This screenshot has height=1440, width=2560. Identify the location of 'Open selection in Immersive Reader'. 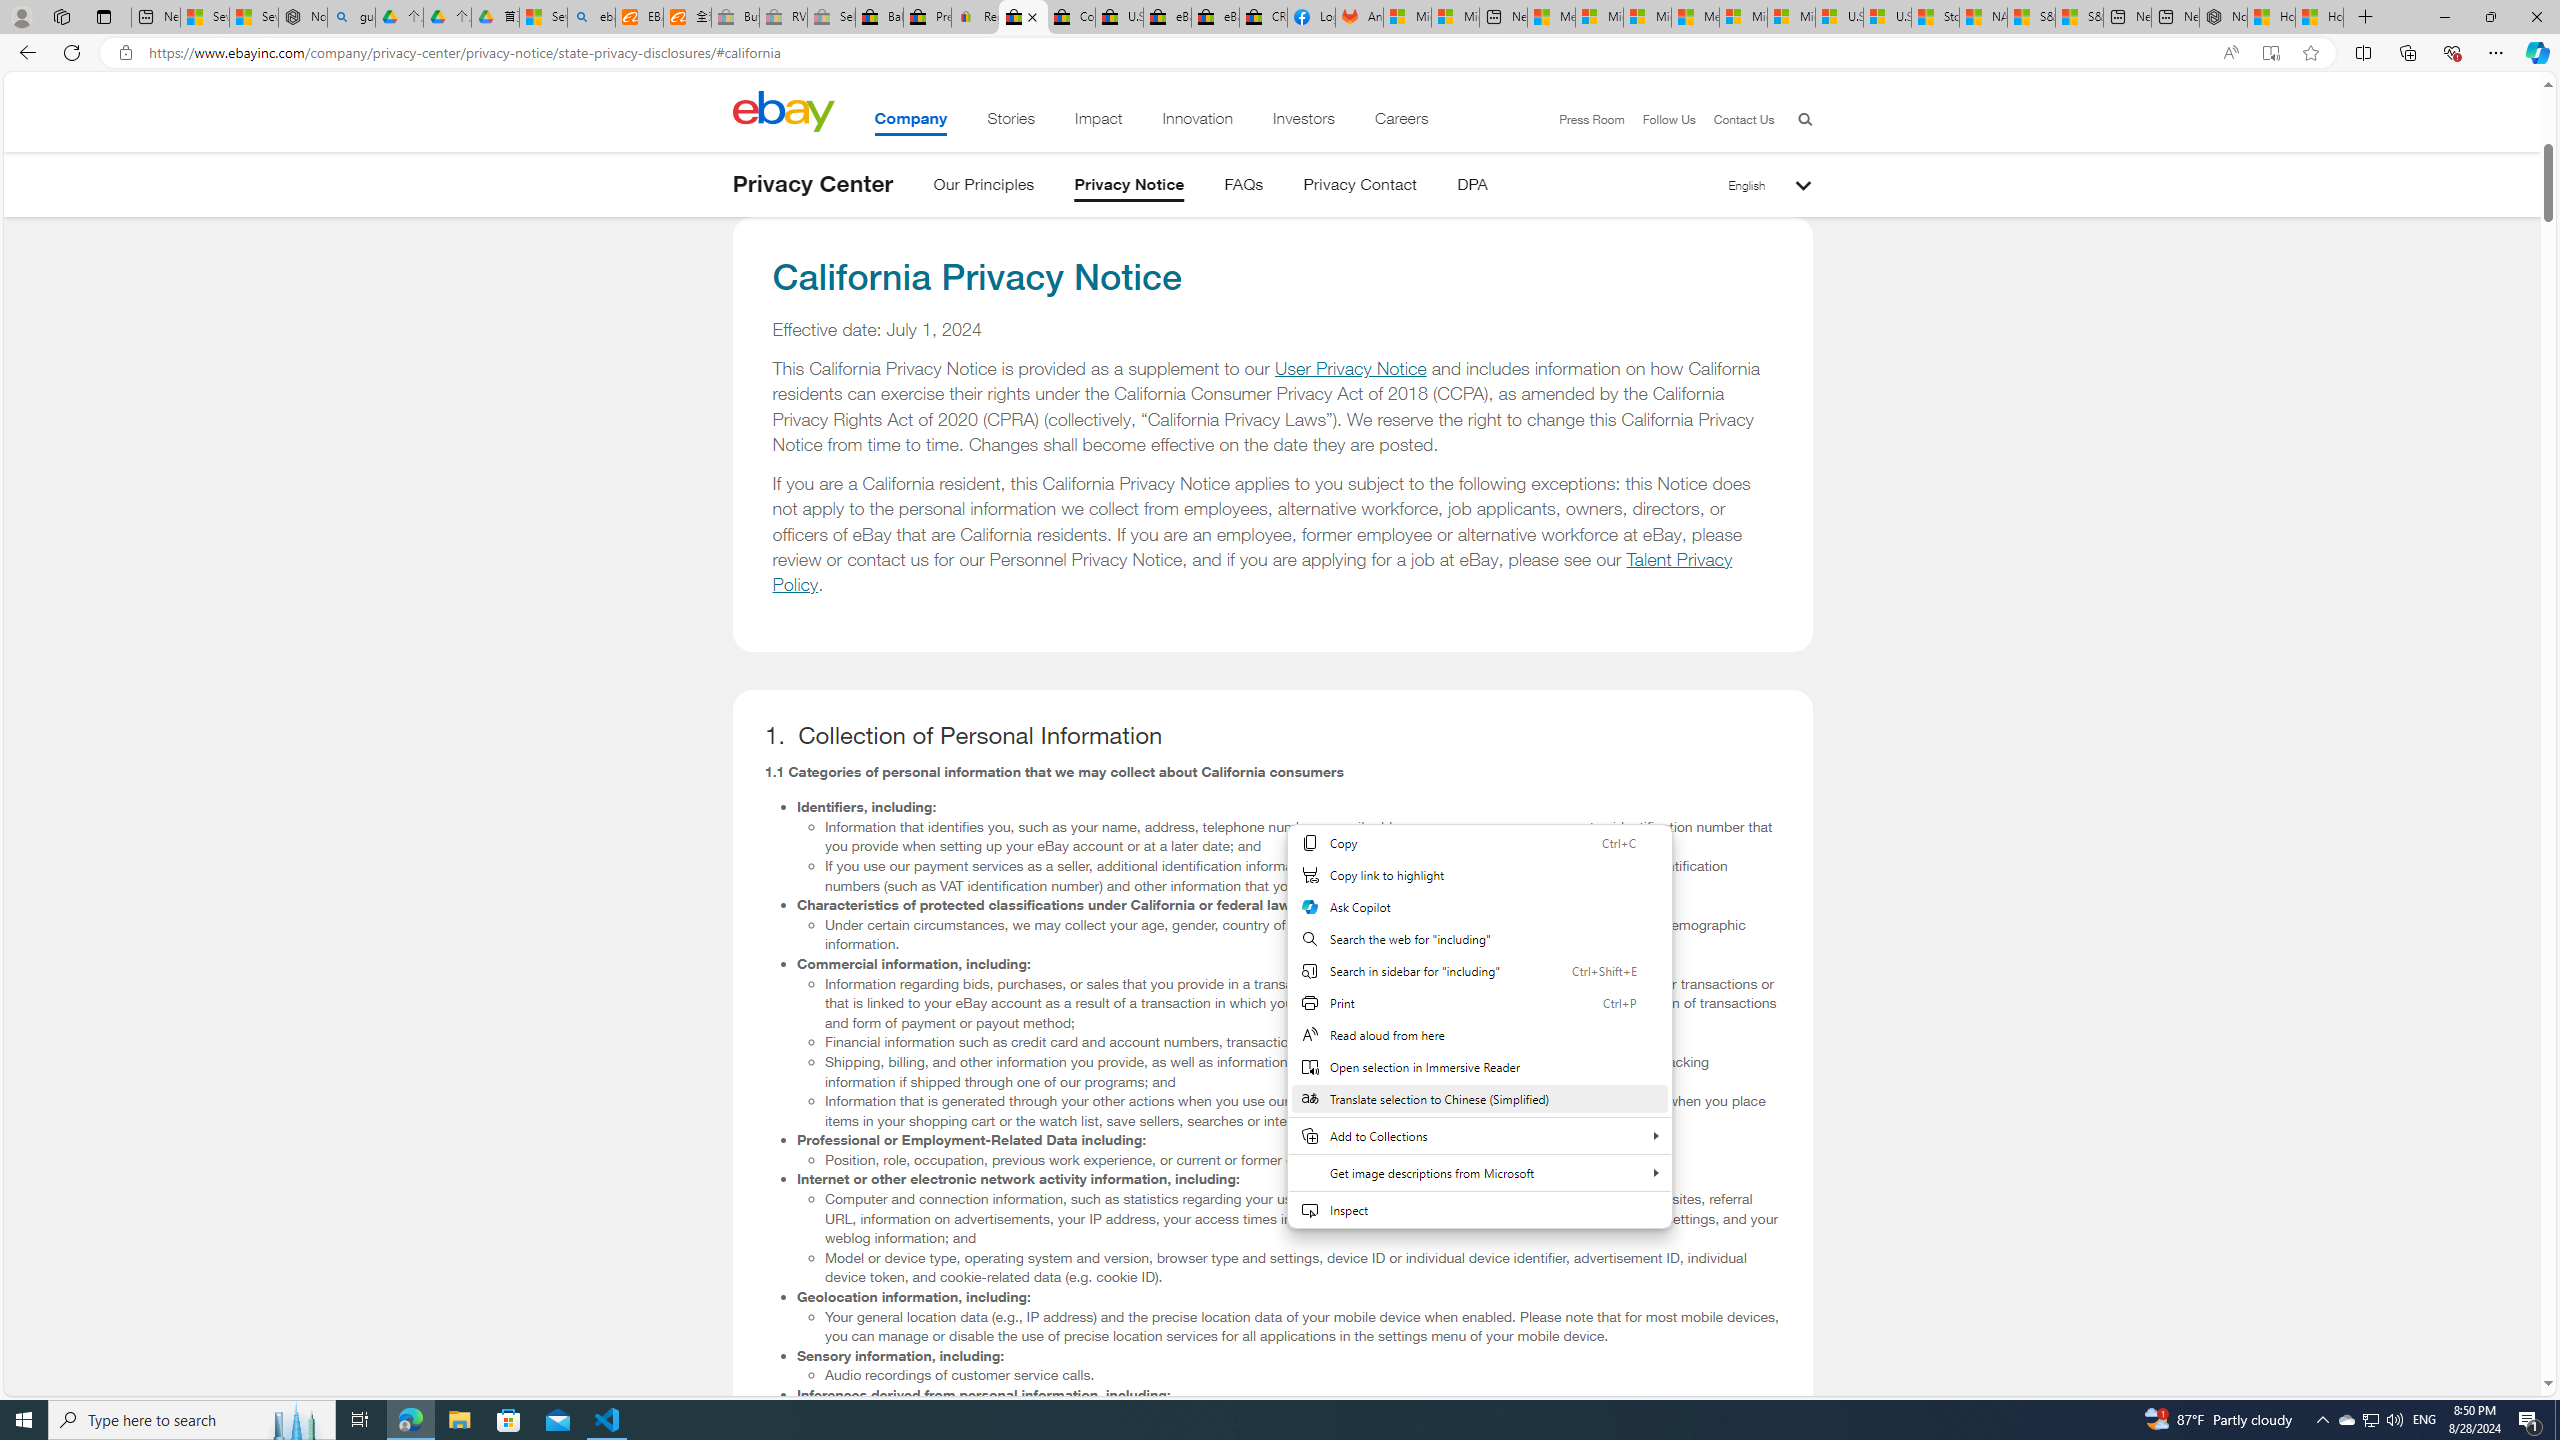
(1479, 1066).